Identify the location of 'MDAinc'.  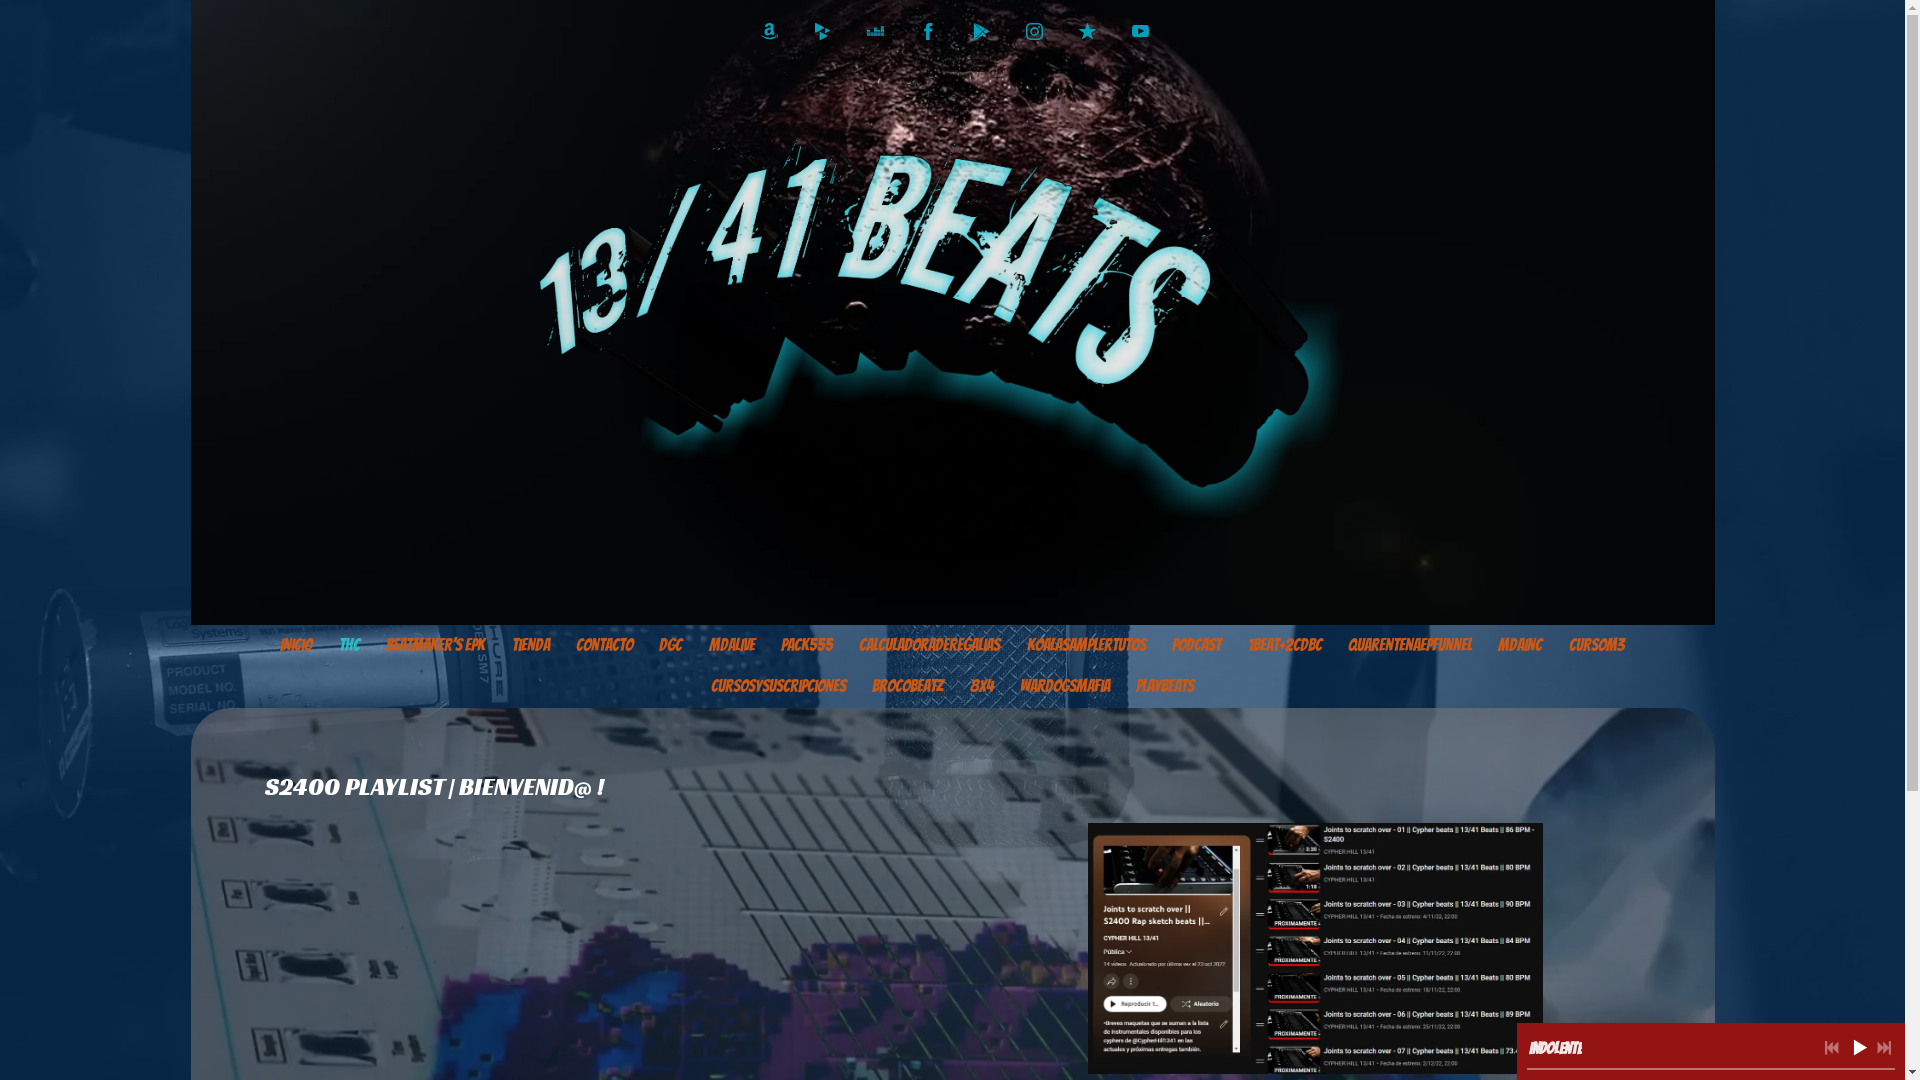
(1520, 645).